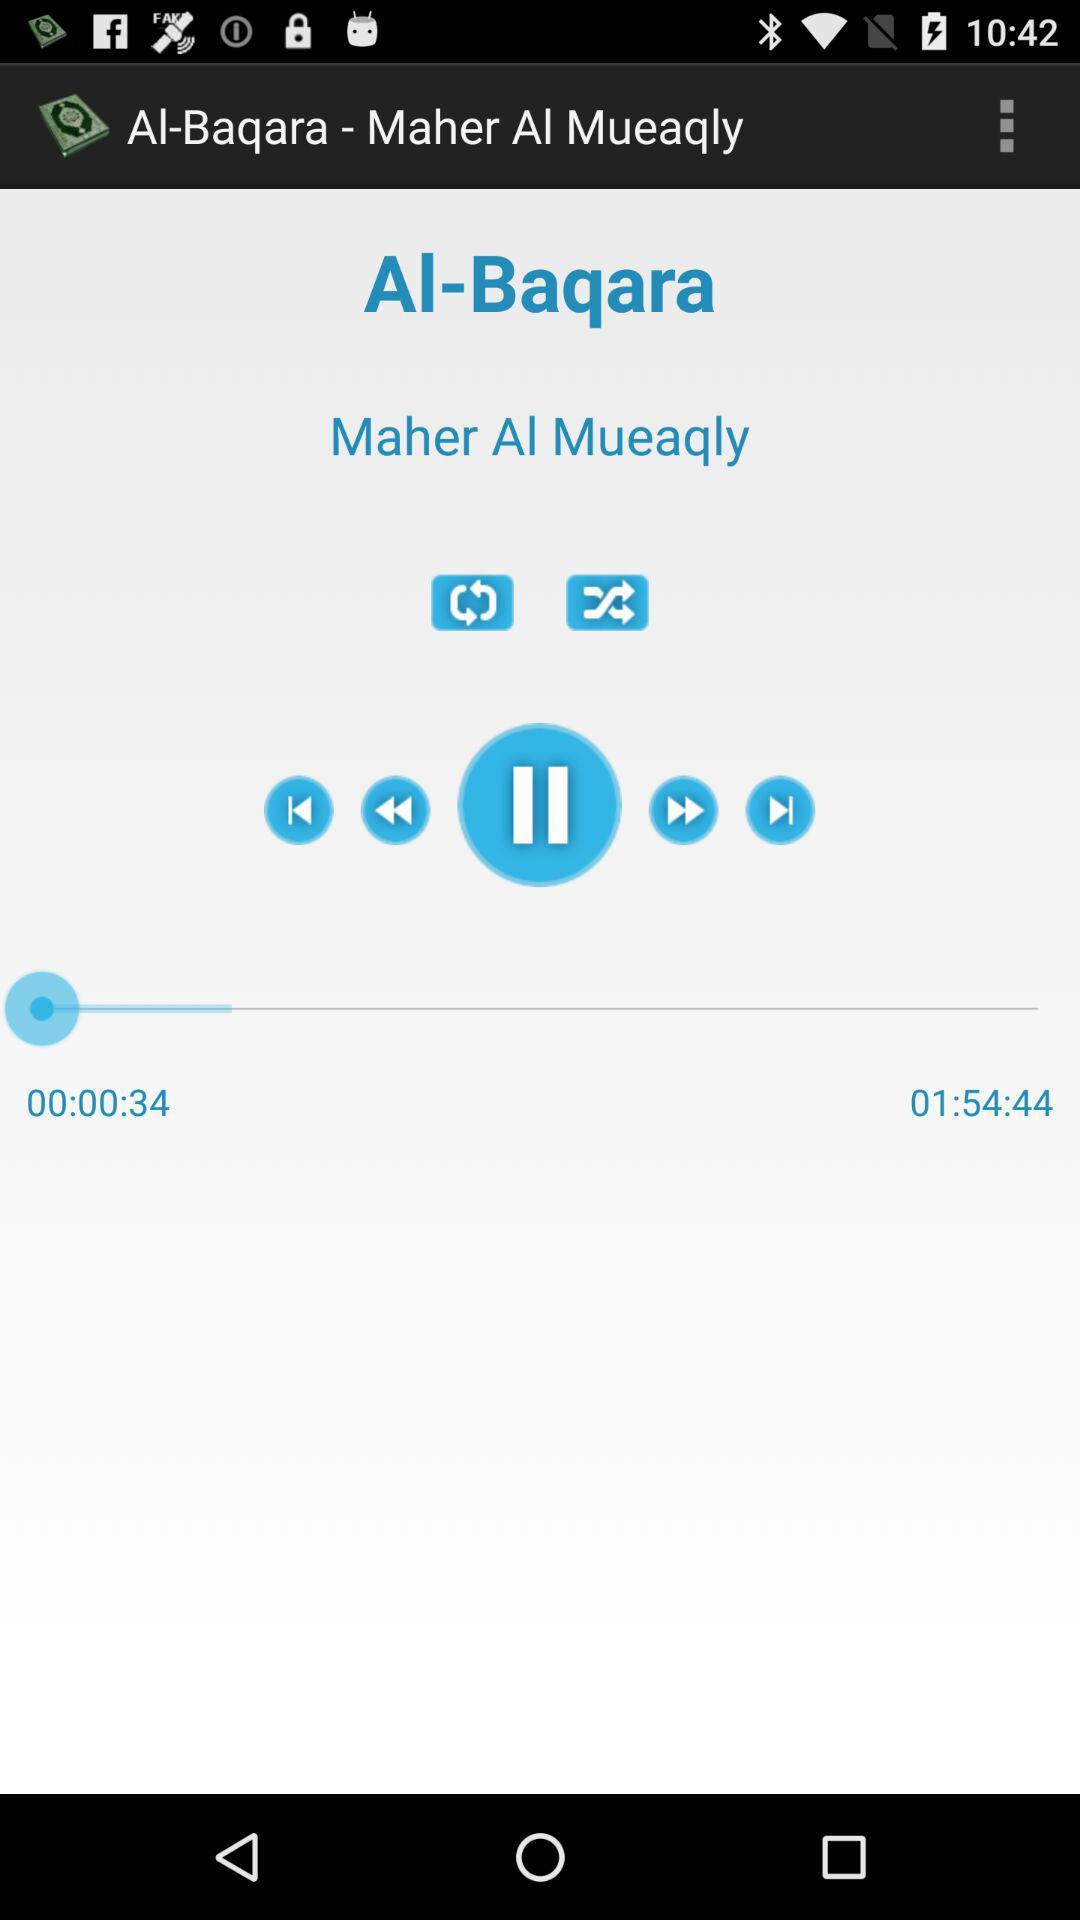 The image size is (1080, 1920). I want to click on the av_rewind icon, so click(395, 867).